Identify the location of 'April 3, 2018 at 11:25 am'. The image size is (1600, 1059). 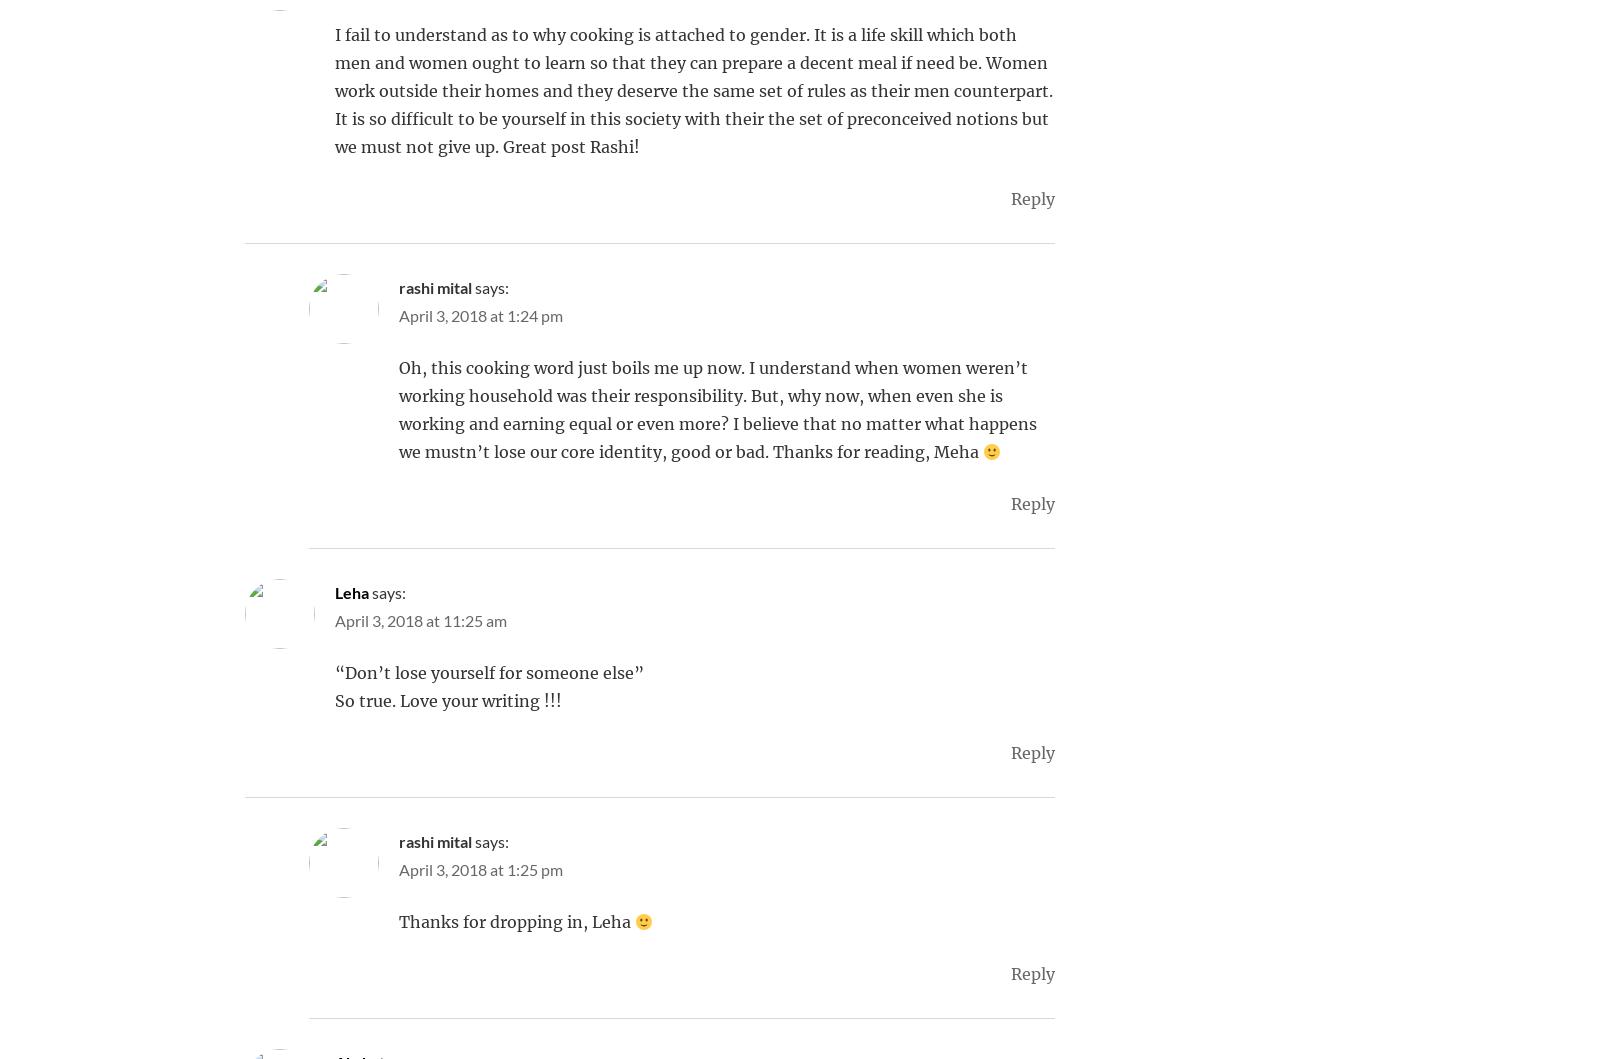
(419, 619).